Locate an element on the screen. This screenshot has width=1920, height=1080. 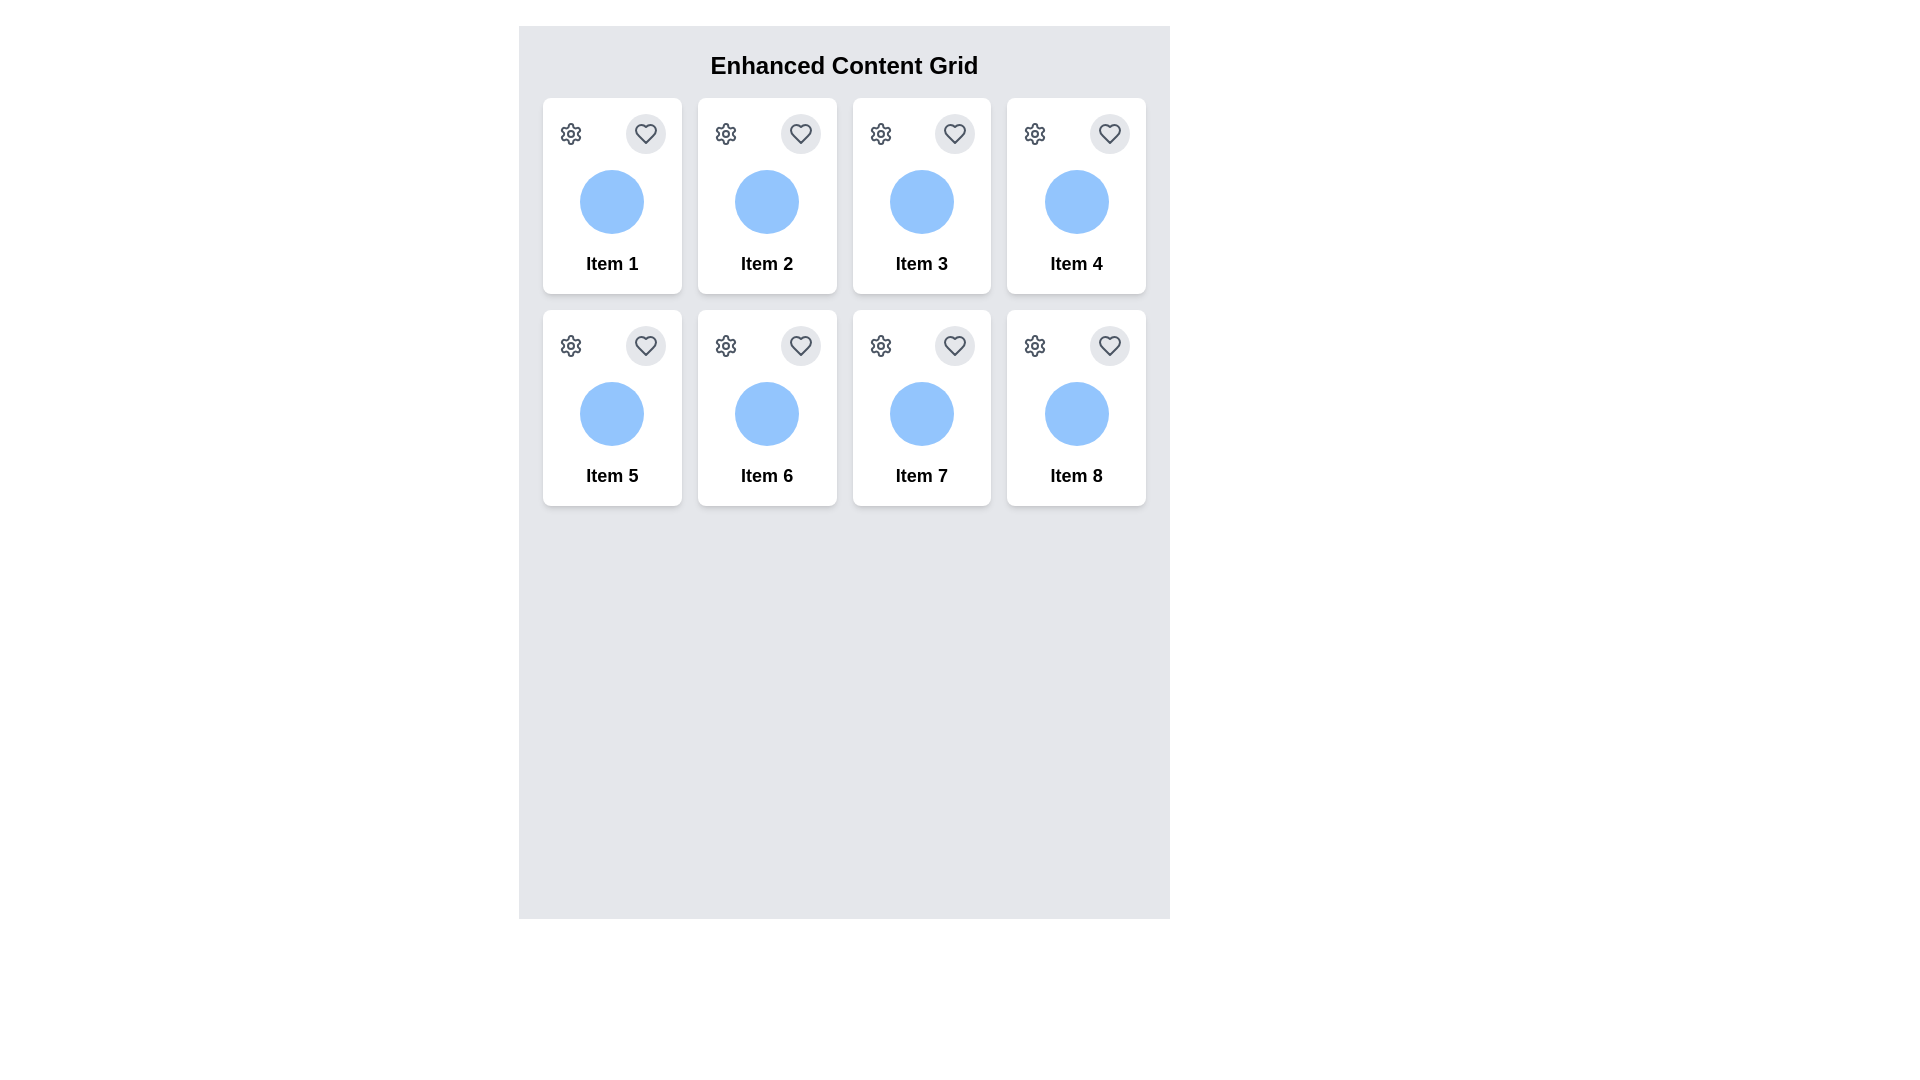
the second button from the left within the header of the card labeled 'Item 7' is located at coordinates (954, 345).